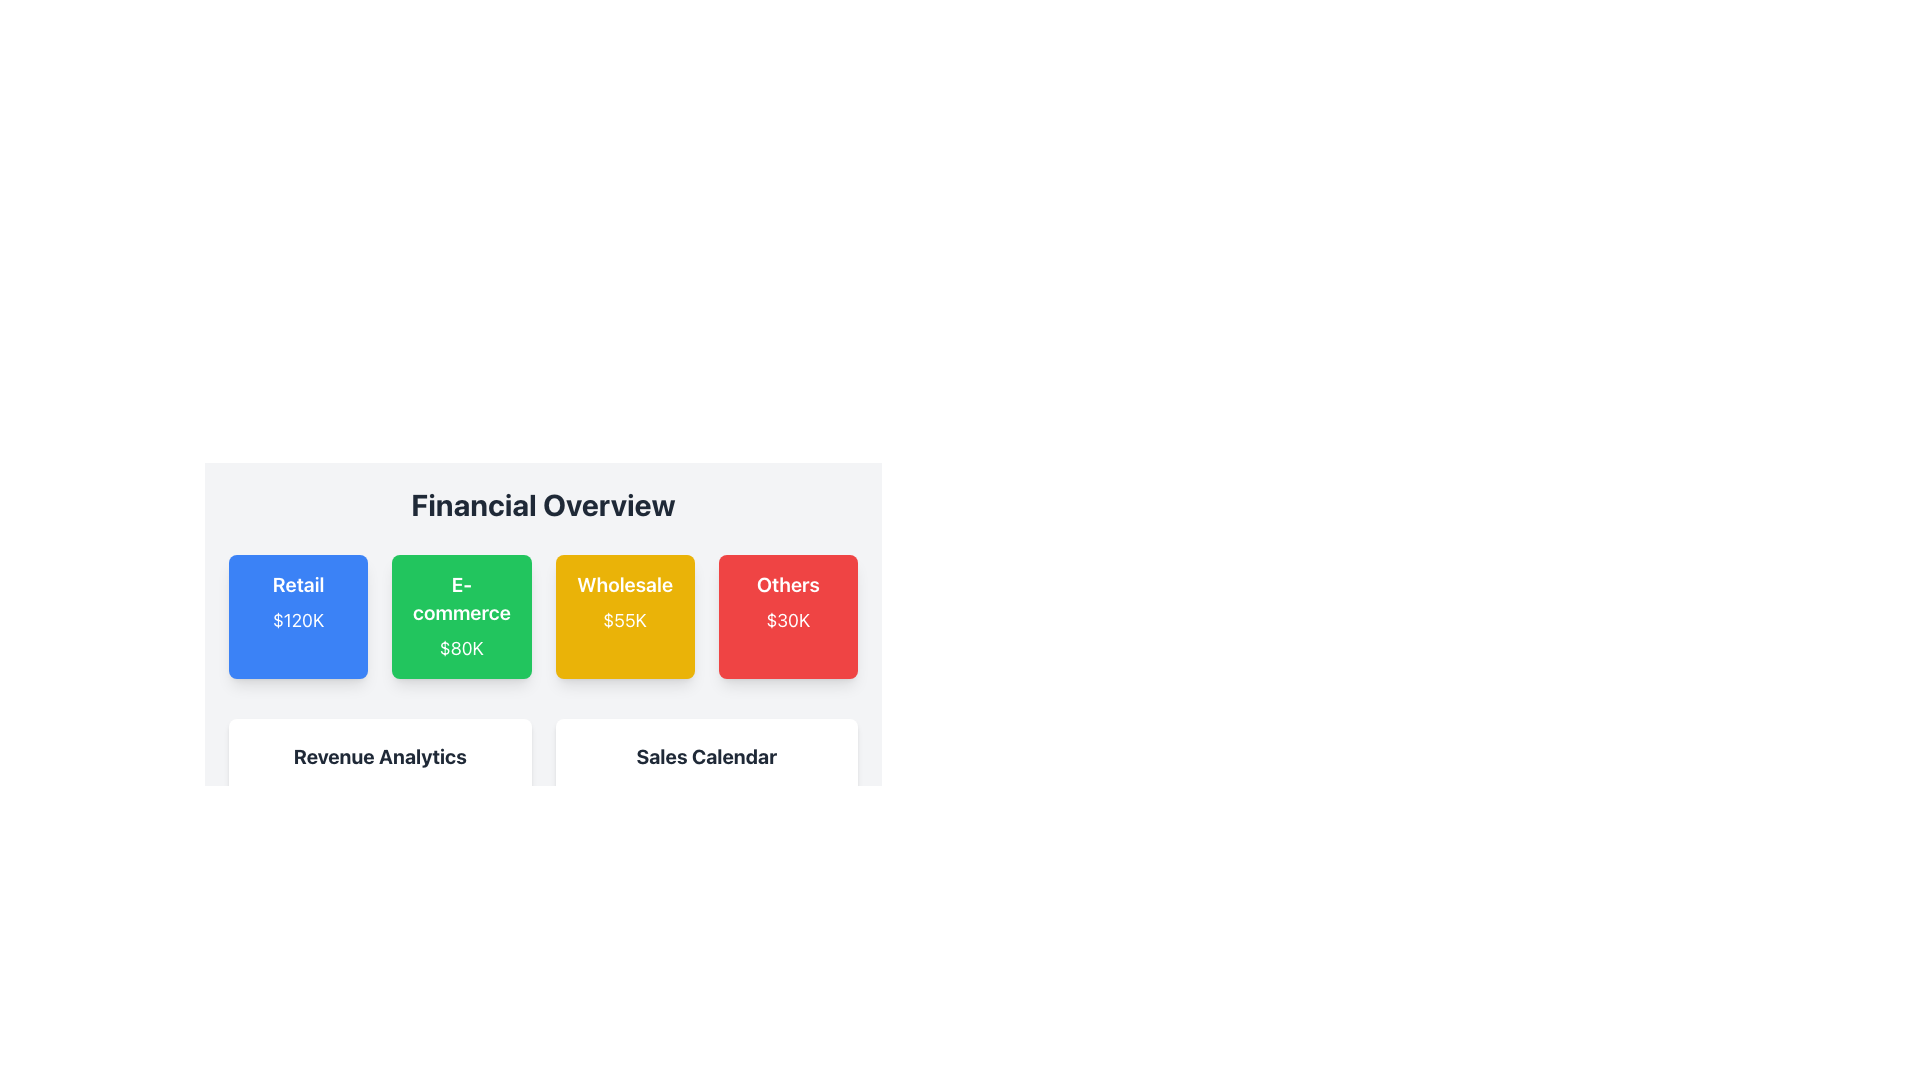 Image resolution: width=1920 pixels, height=1080 pixels. What do you see at coordinates (624, 620) in the screenshot?
I see `the text label displaying '$55K' within the 'Wholesale' card, which is positioned below the 'Wholesale' header` at bounding box center [624, 620].